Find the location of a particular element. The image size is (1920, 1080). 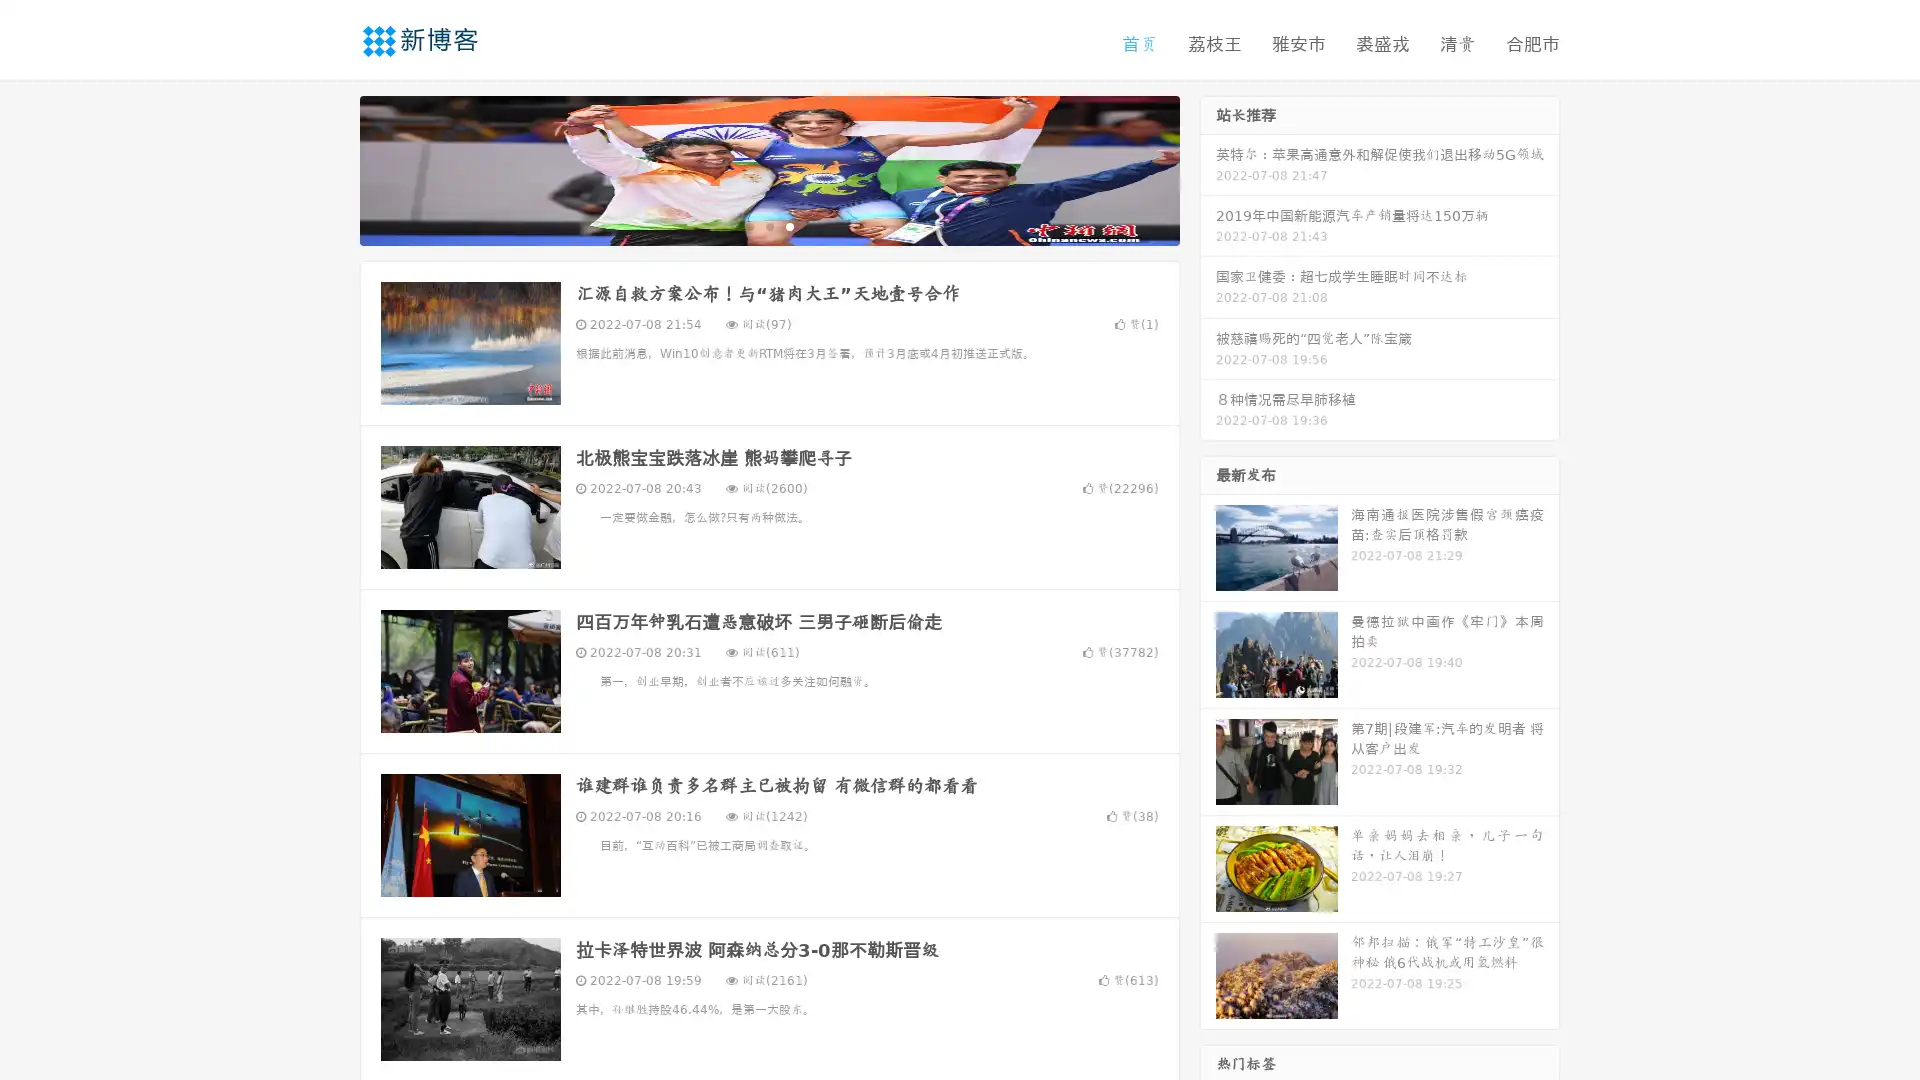

Go to slide 3 is located at coordinates (789, 225).